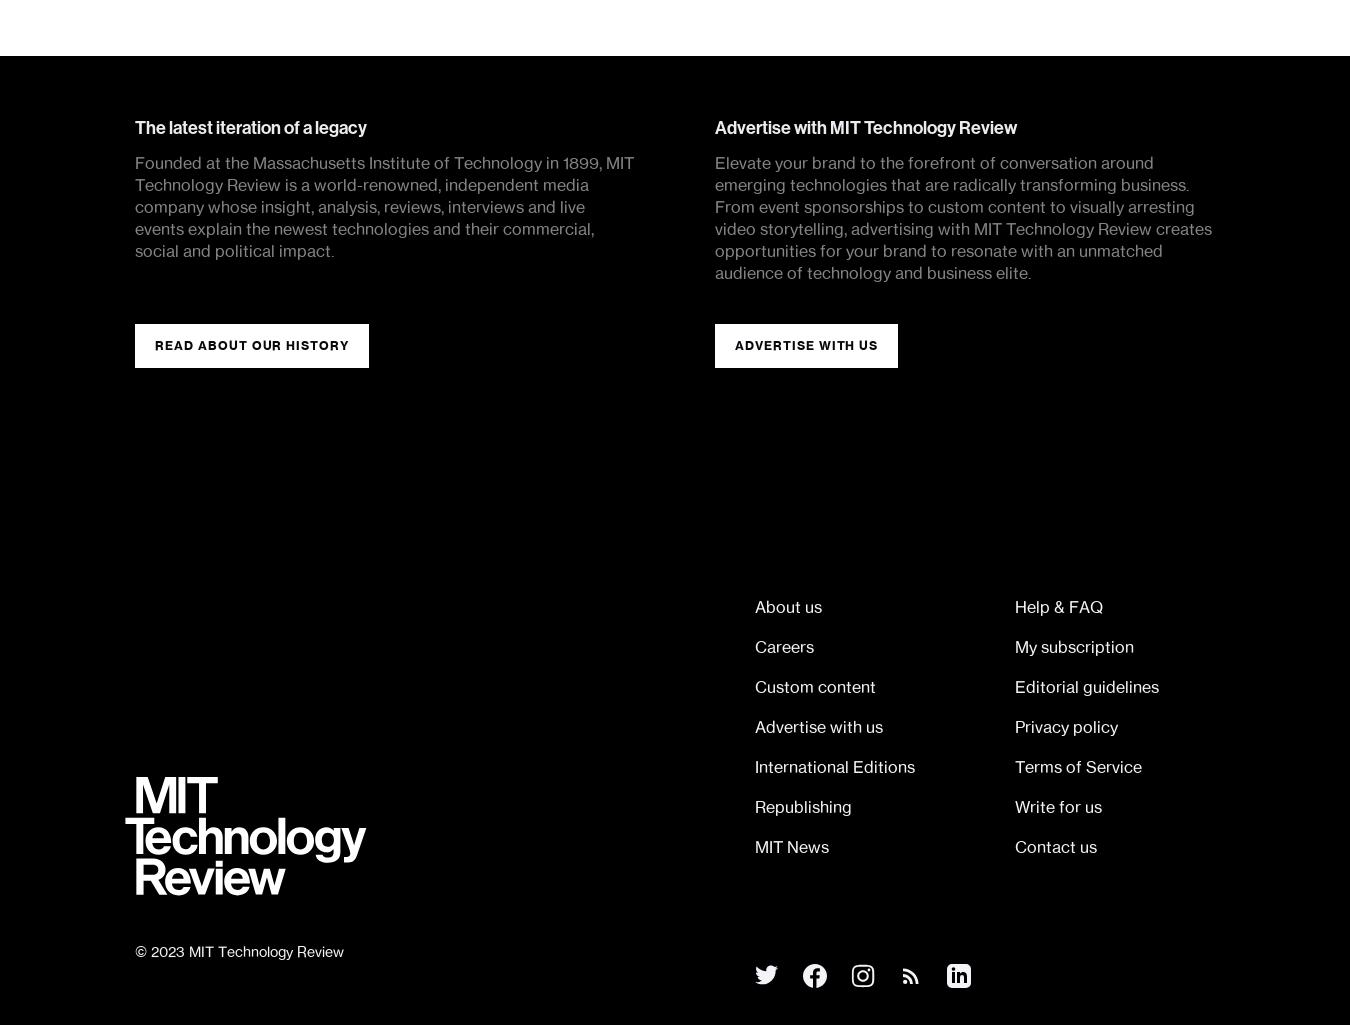 The image size is (1350, 1025). Describe the element at coordinates (1087, 686) in the screenshot. I see `'Editorial guidelines'` at that location.